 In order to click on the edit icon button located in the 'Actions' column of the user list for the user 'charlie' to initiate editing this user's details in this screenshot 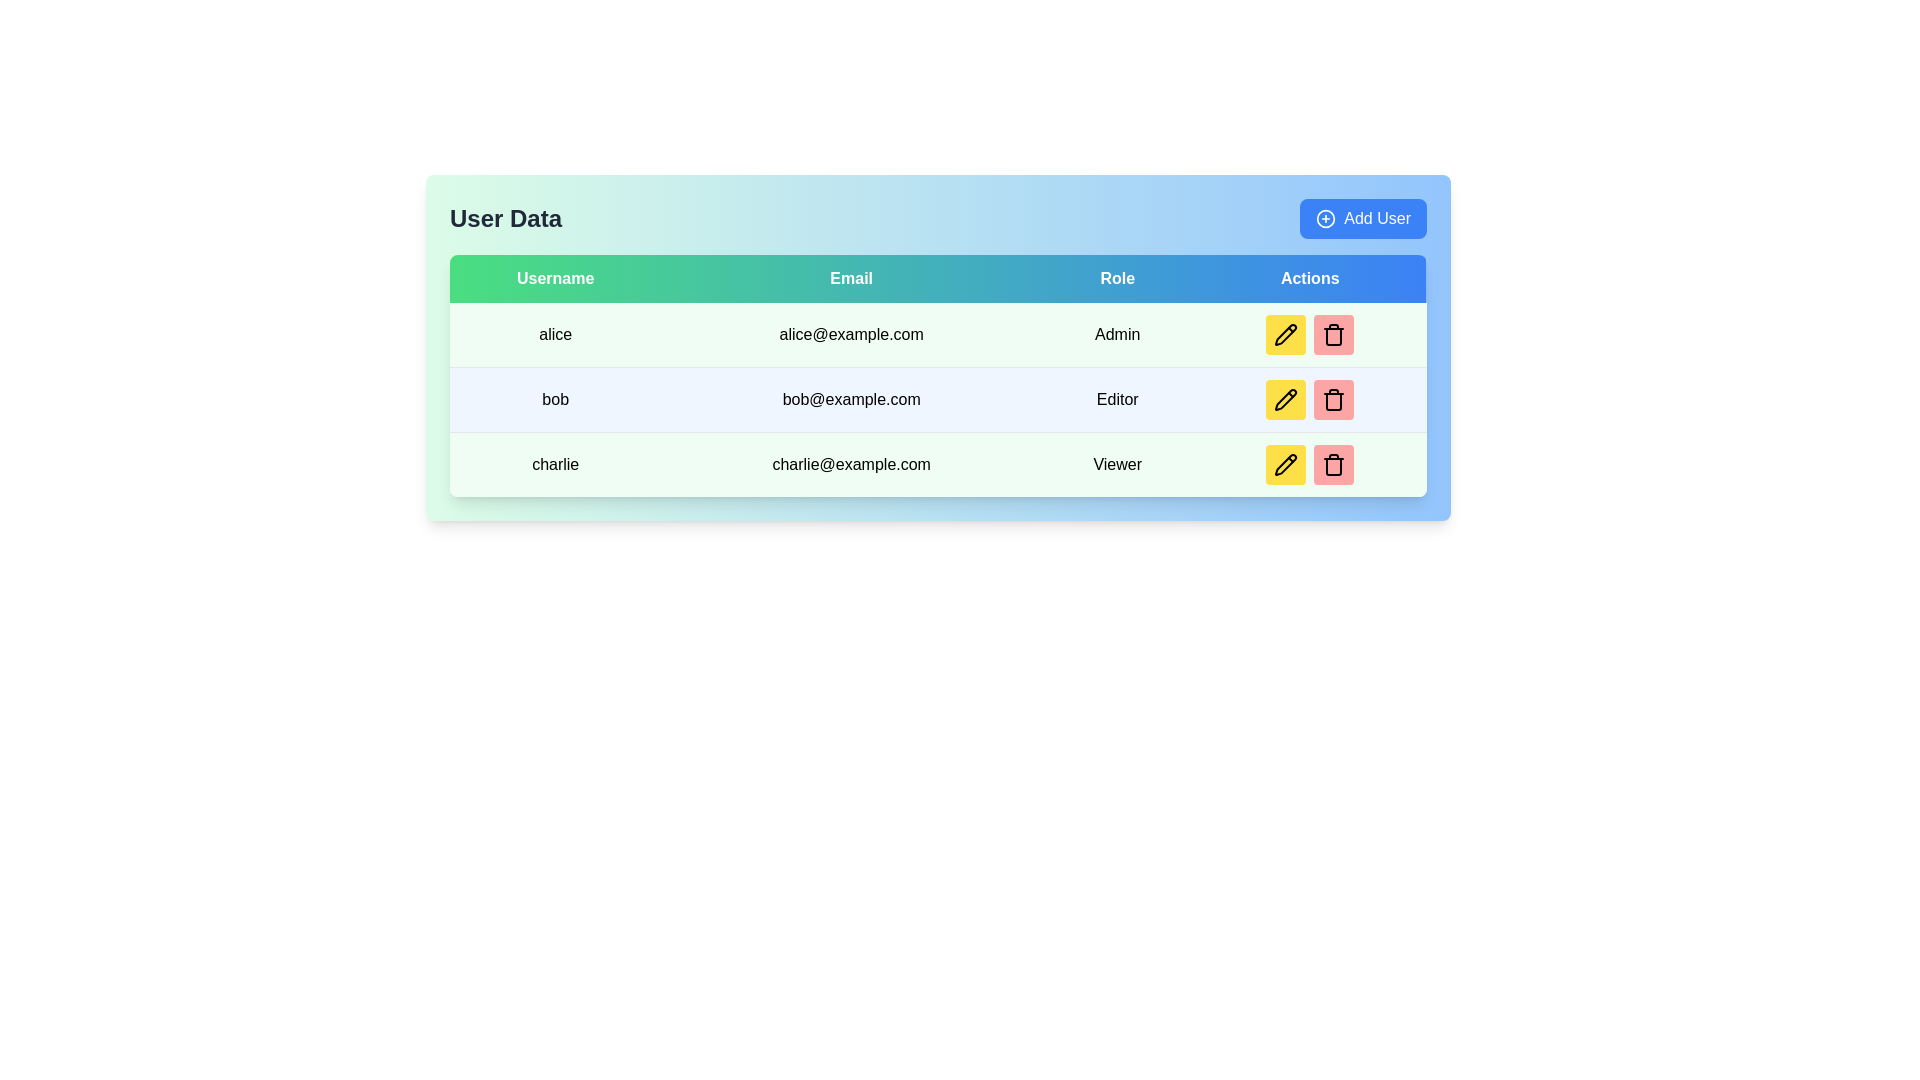, I will do `click(1286, 465)`.